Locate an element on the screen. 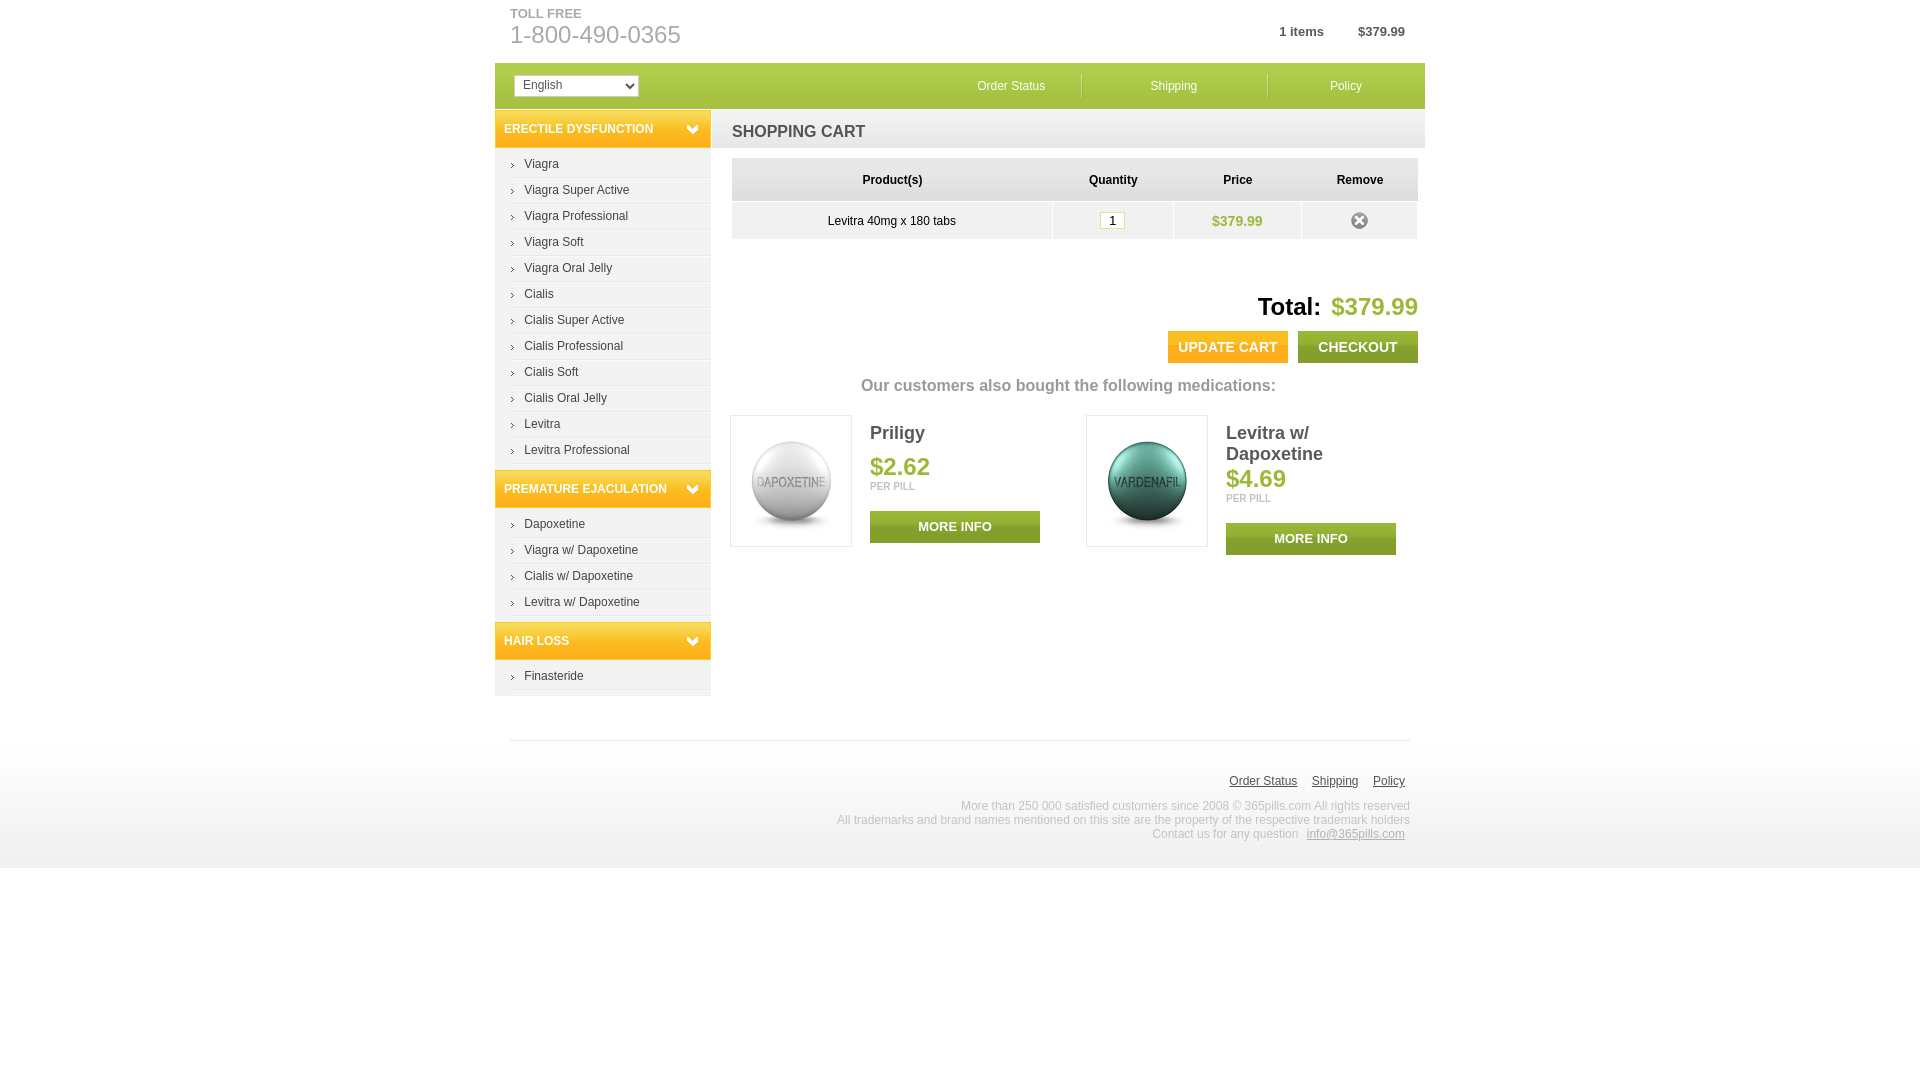  'info@365pills.com' is located at coordinates (1356, 833).